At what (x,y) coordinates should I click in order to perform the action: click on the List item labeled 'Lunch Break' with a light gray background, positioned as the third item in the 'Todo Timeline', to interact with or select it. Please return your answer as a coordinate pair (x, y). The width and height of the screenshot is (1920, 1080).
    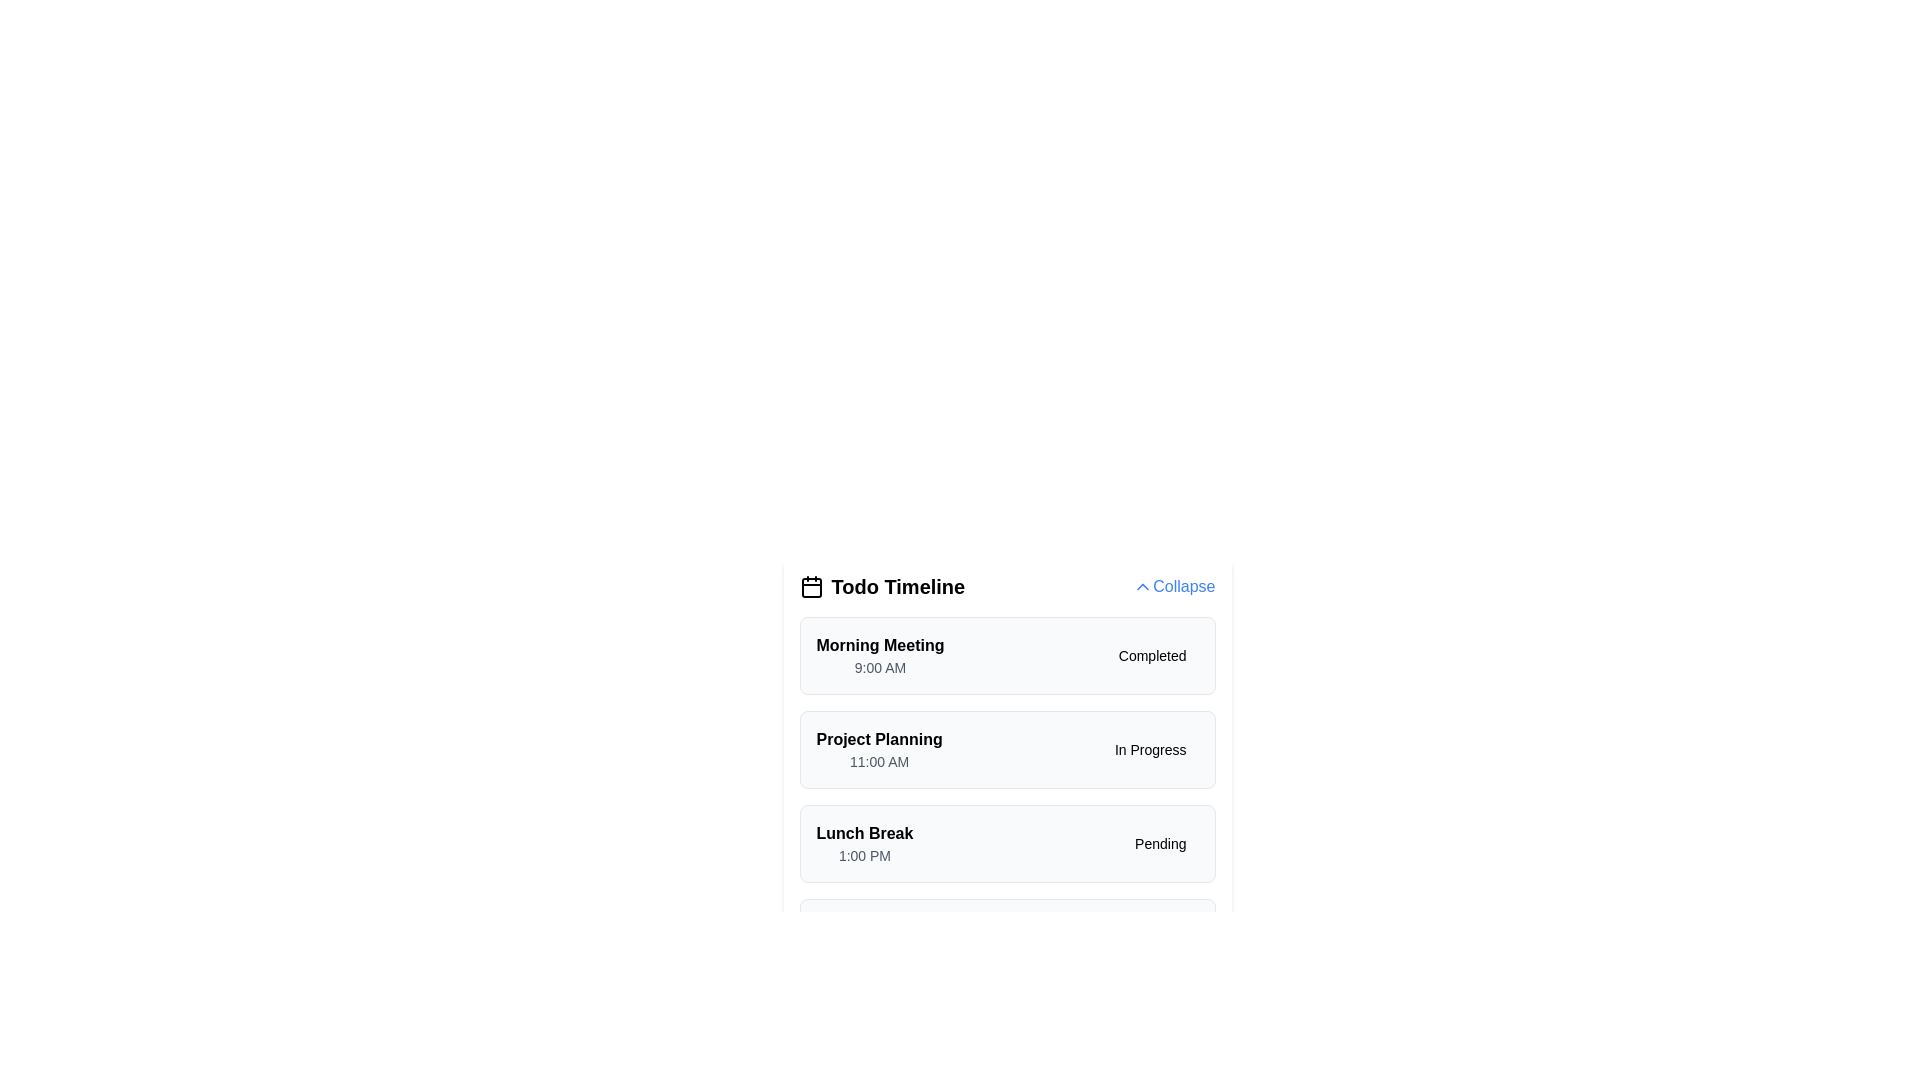
    Looking at the image, I should click on (1007, 844).